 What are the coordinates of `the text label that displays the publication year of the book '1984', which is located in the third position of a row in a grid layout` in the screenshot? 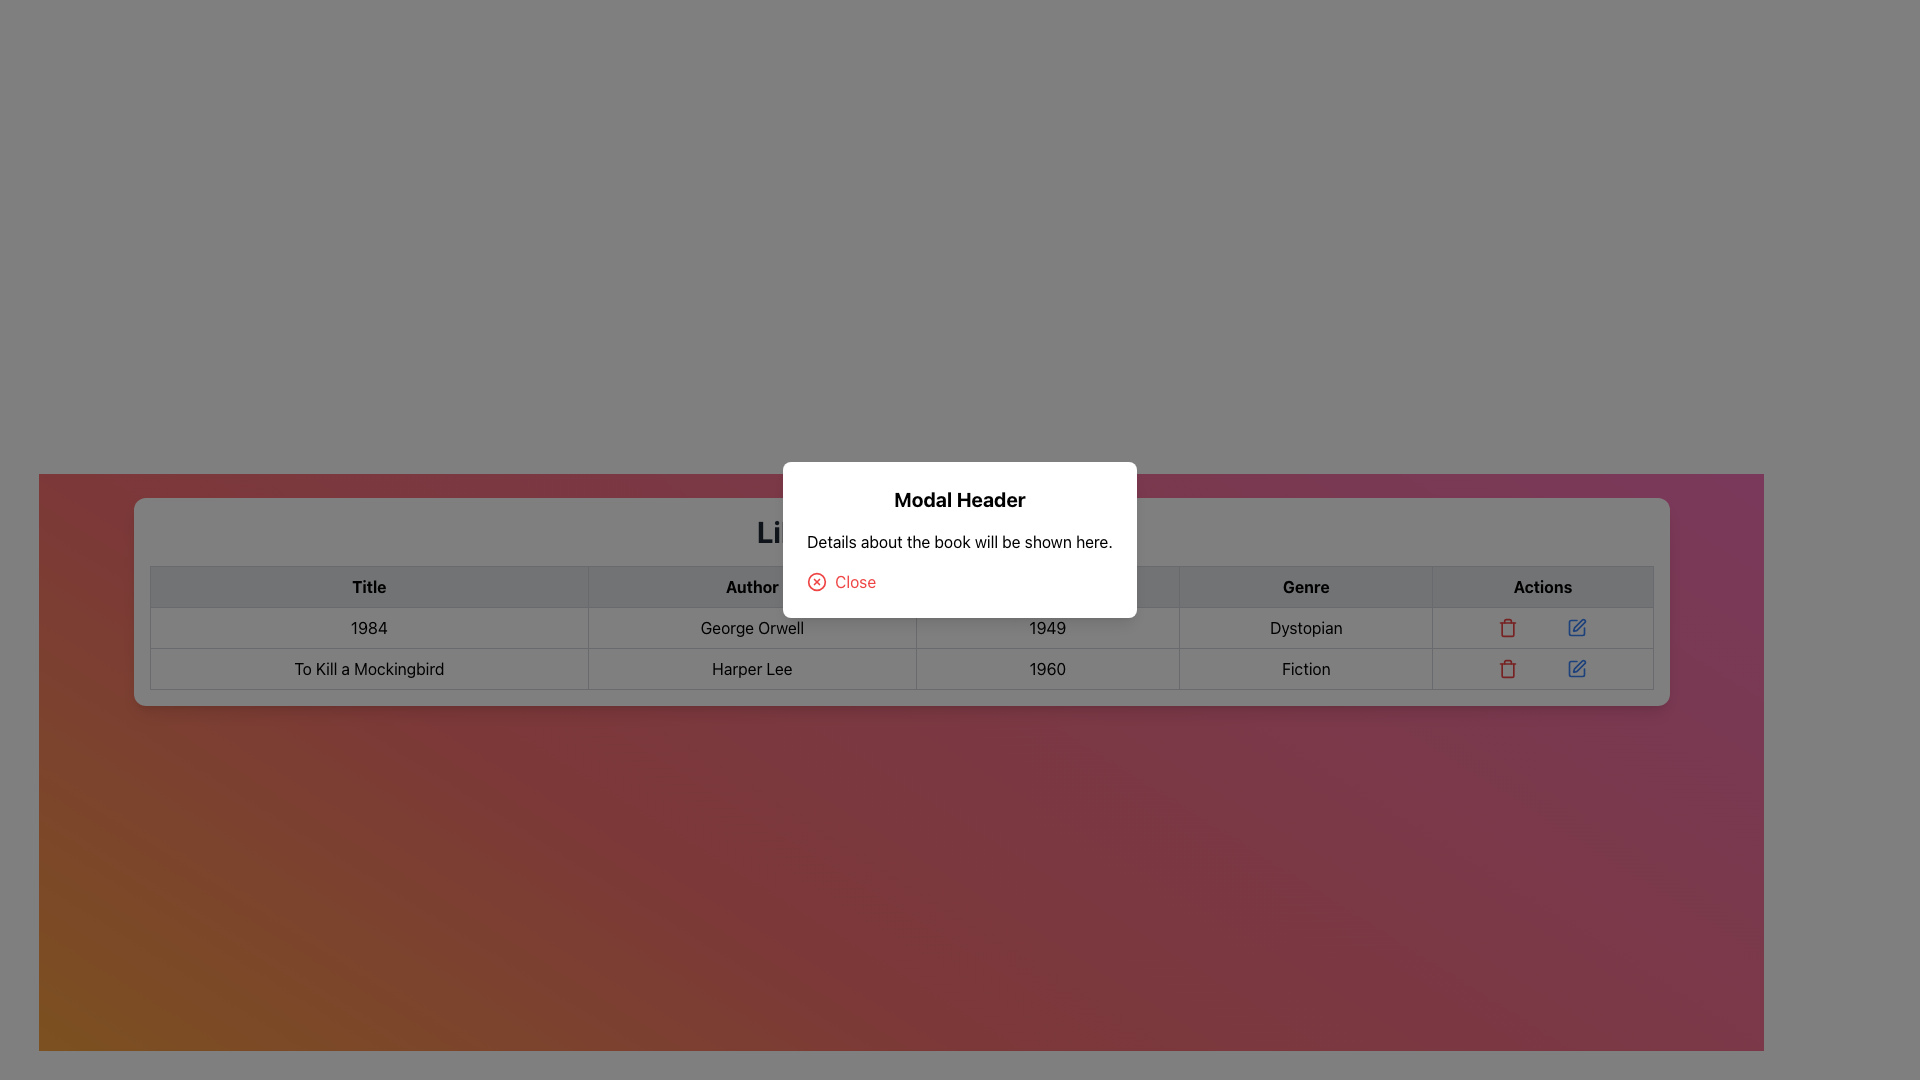 It's located at (1046, 627).